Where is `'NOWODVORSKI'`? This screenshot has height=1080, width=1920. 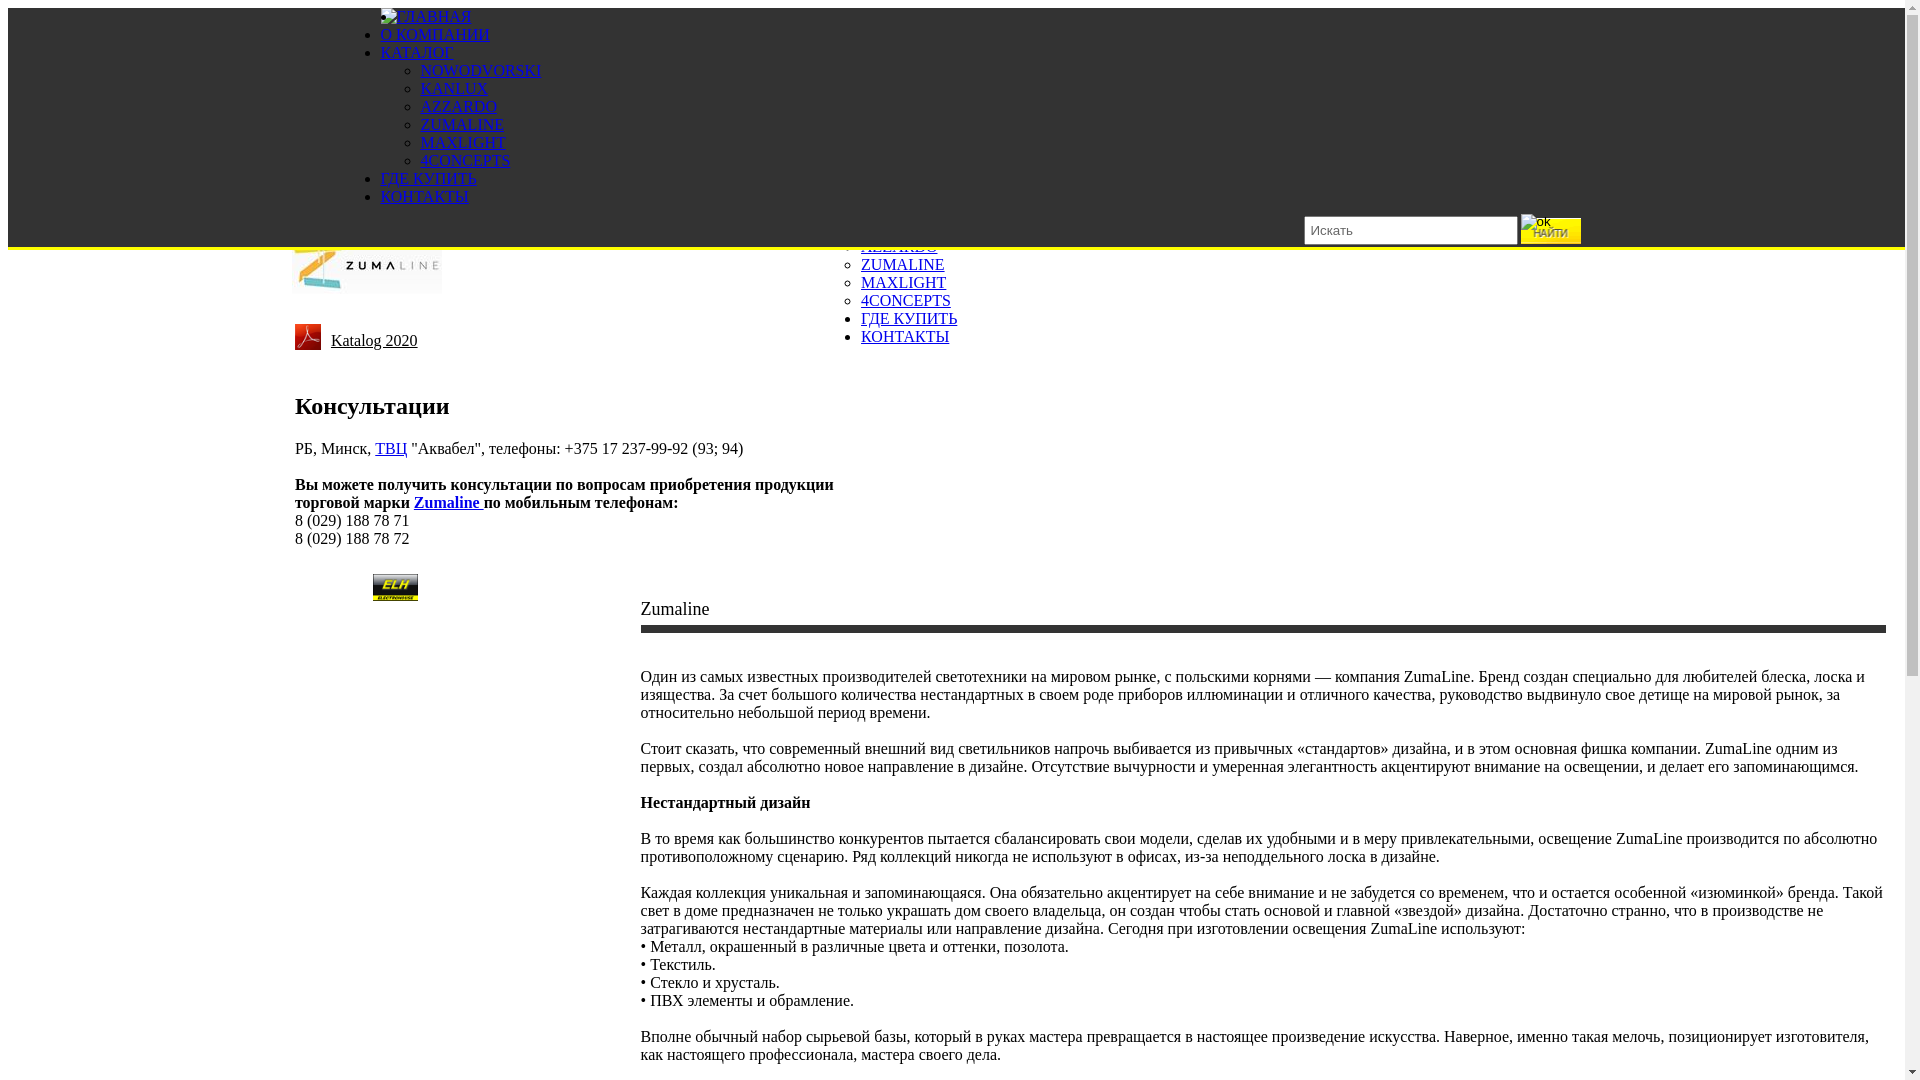
'NOWODVORSKI' is located at coordinates (480, 69).